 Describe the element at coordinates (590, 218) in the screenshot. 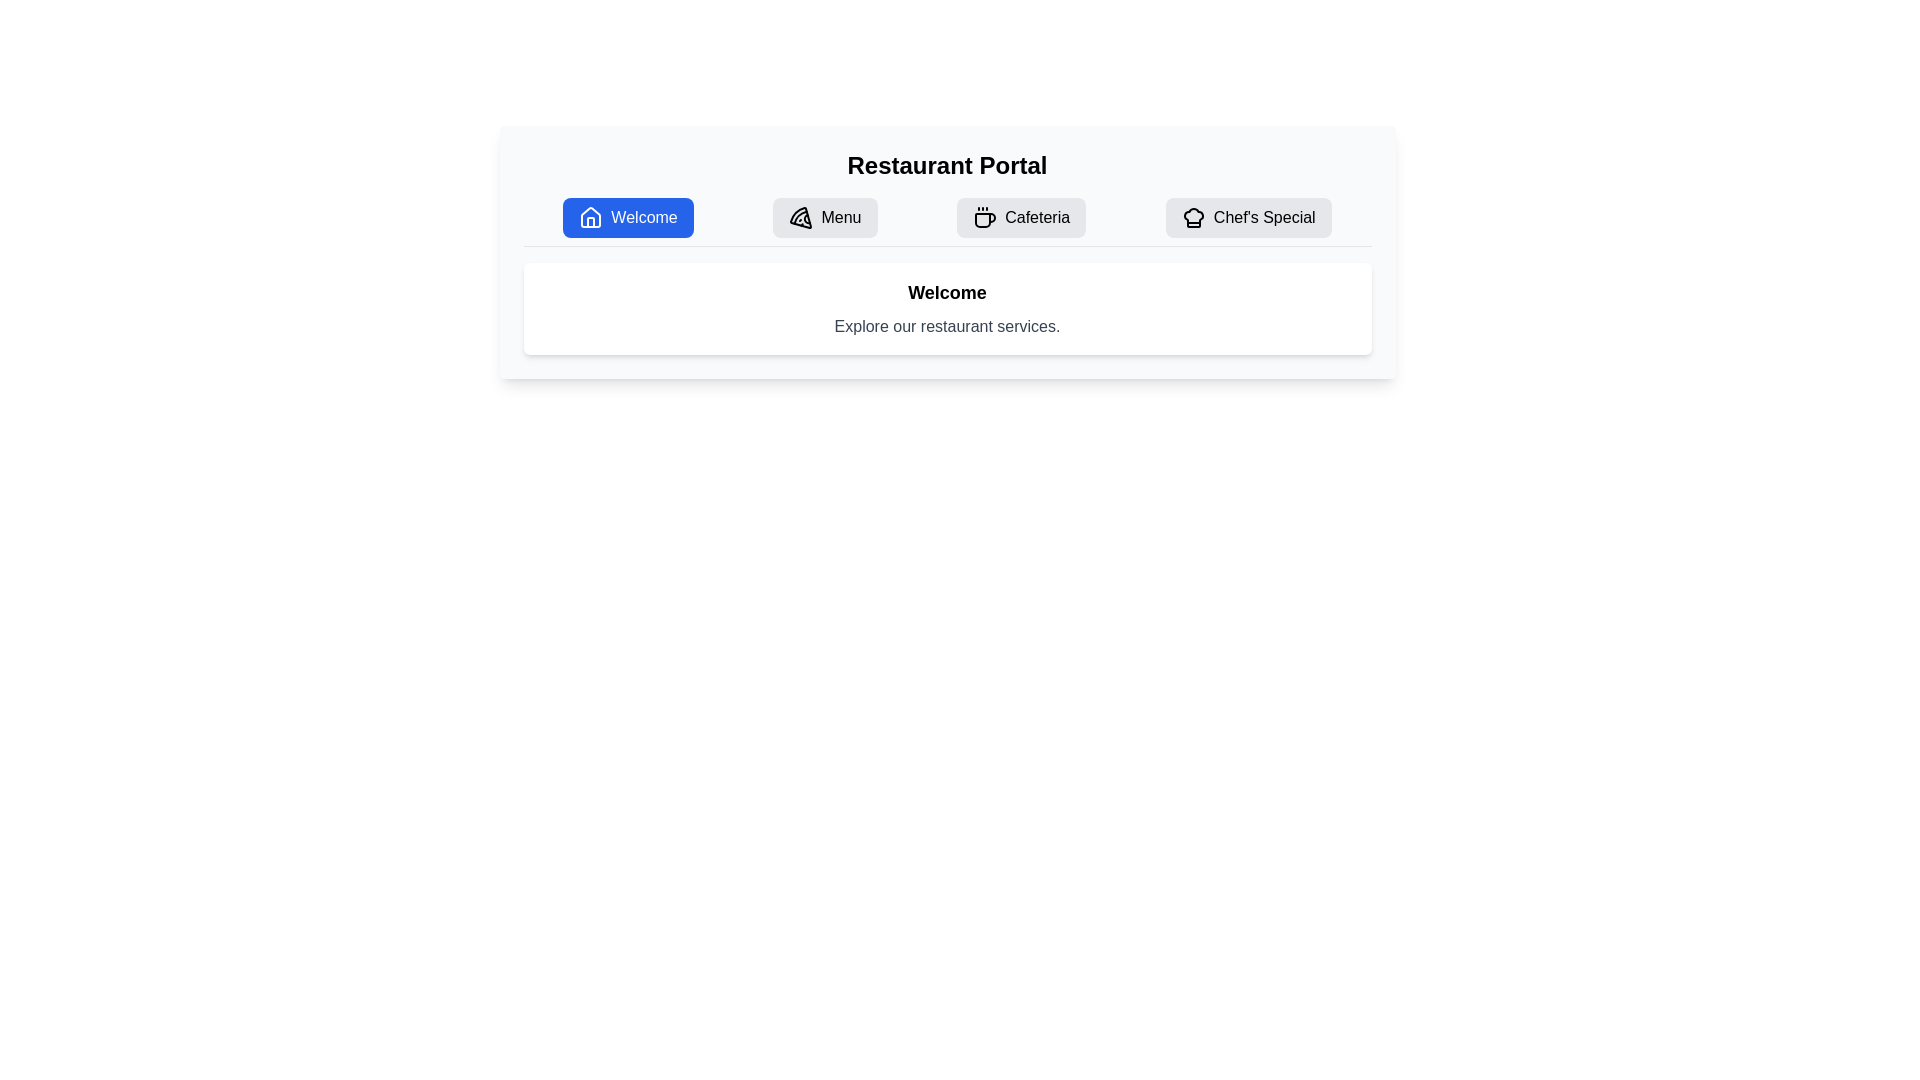

I see `the home icon (SVG) located to the left of the 'Welcome' button in the navigation row under the 'Restaurant Portal' heading` at that location.